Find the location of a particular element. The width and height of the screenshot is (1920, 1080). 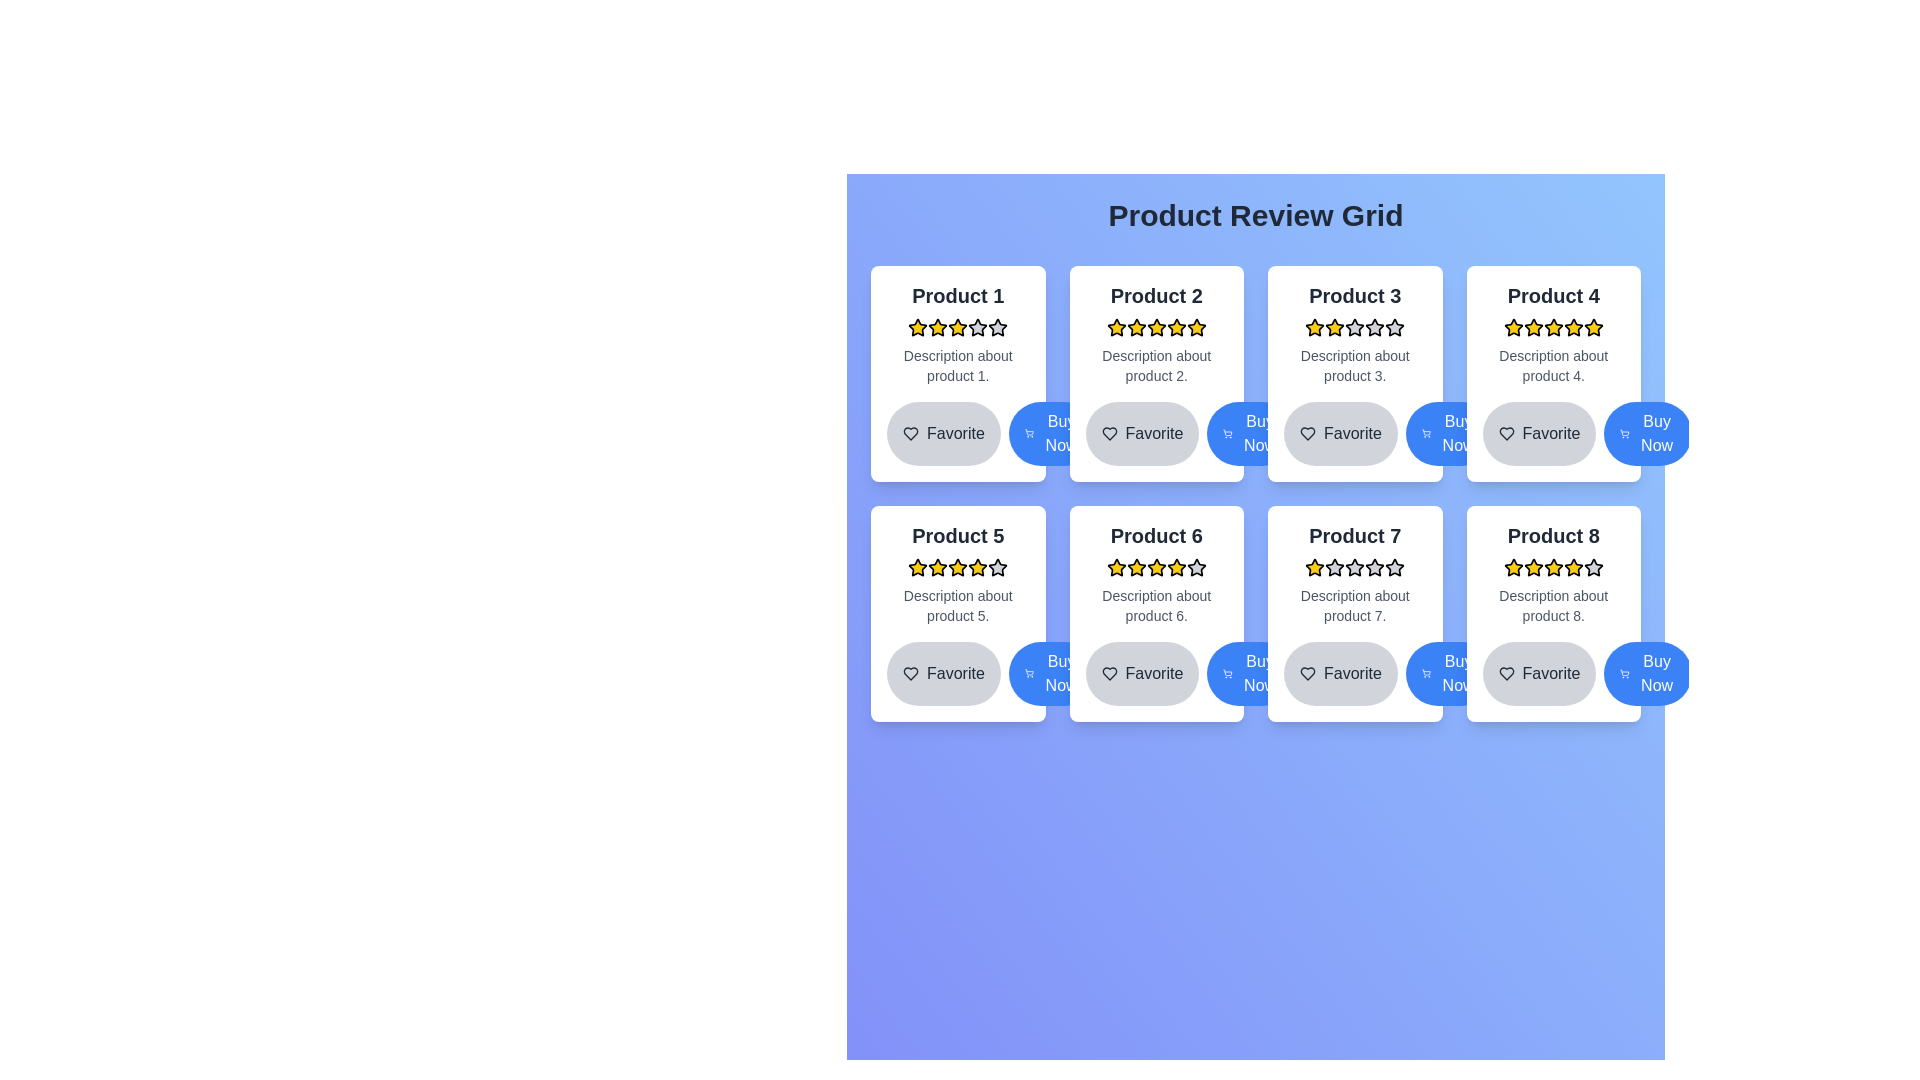

the second star in the rating component of the third product card located in the top row, third column to adjust the rating is located at coordinates (1394, 326).